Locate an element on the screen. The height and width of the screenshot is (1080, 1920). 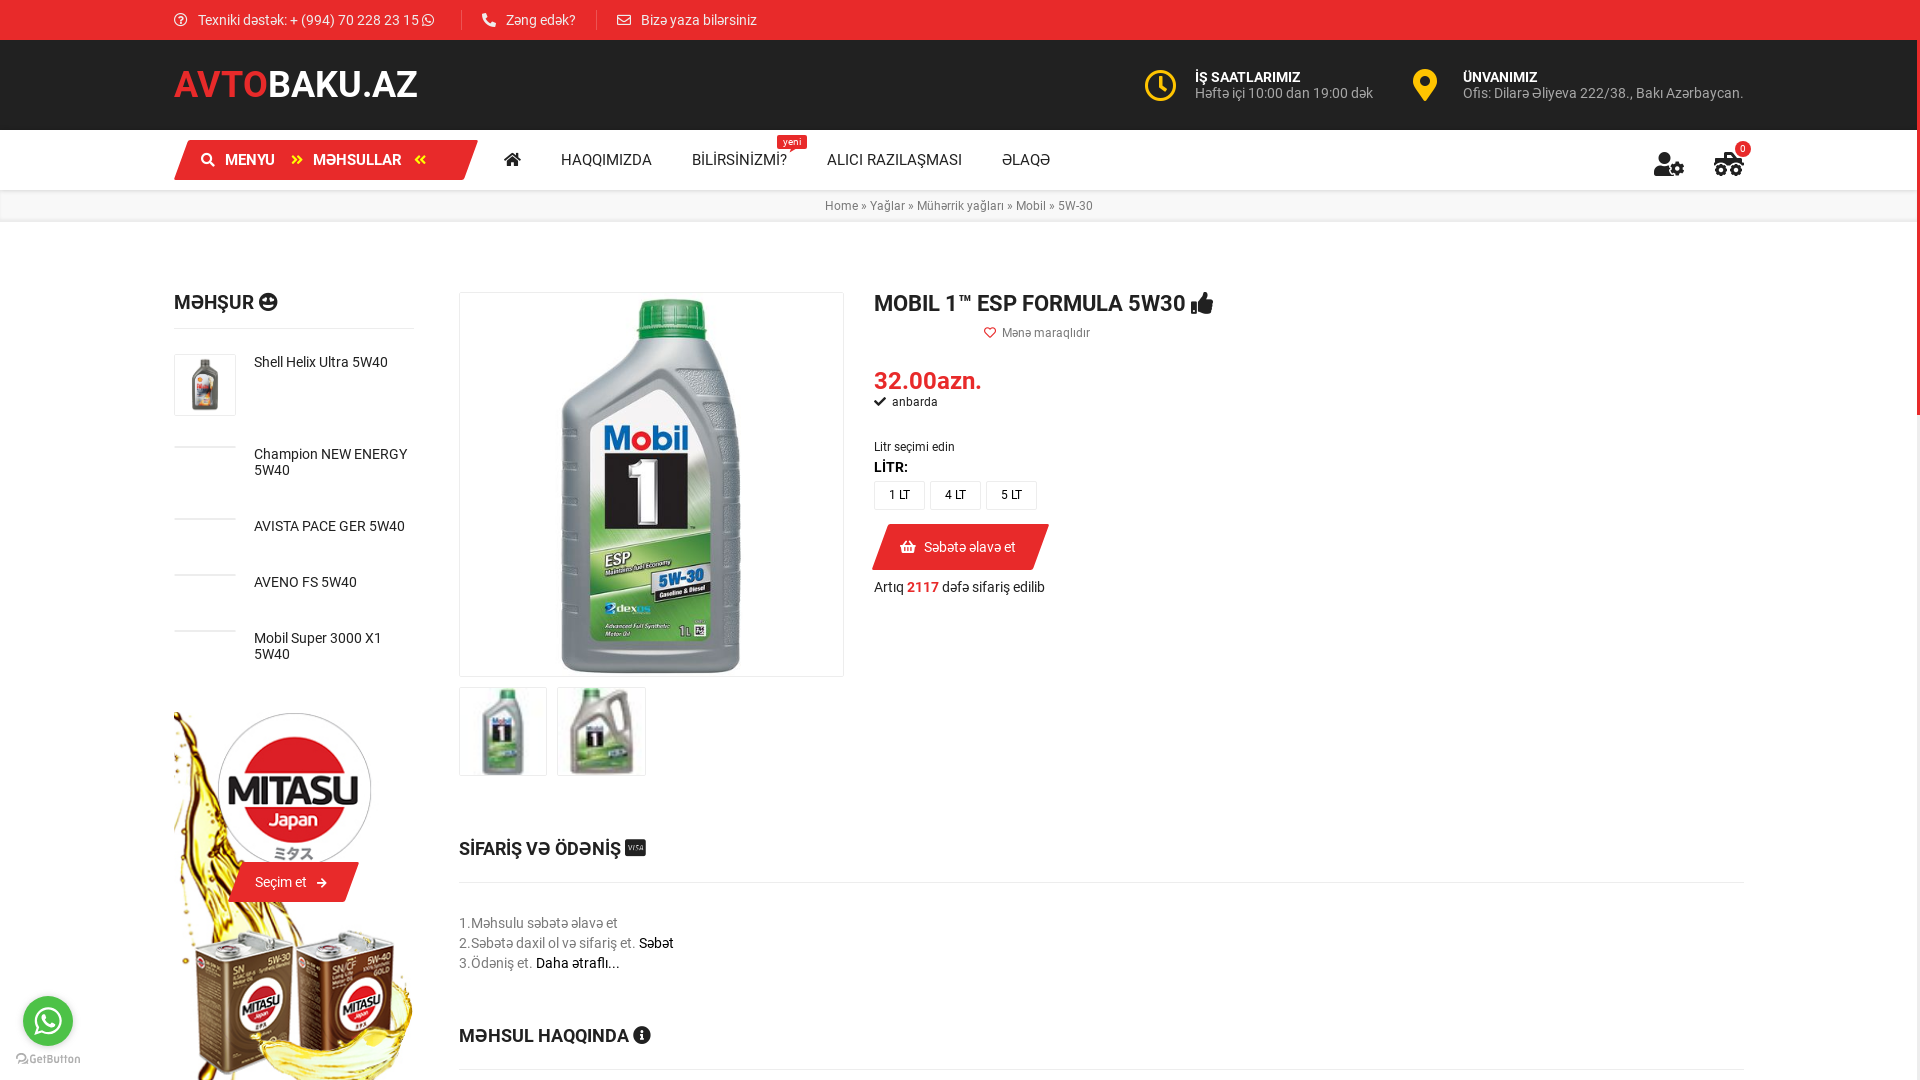
'Shell Helix Ultra 5W40' is located at coordinates (334, 362).